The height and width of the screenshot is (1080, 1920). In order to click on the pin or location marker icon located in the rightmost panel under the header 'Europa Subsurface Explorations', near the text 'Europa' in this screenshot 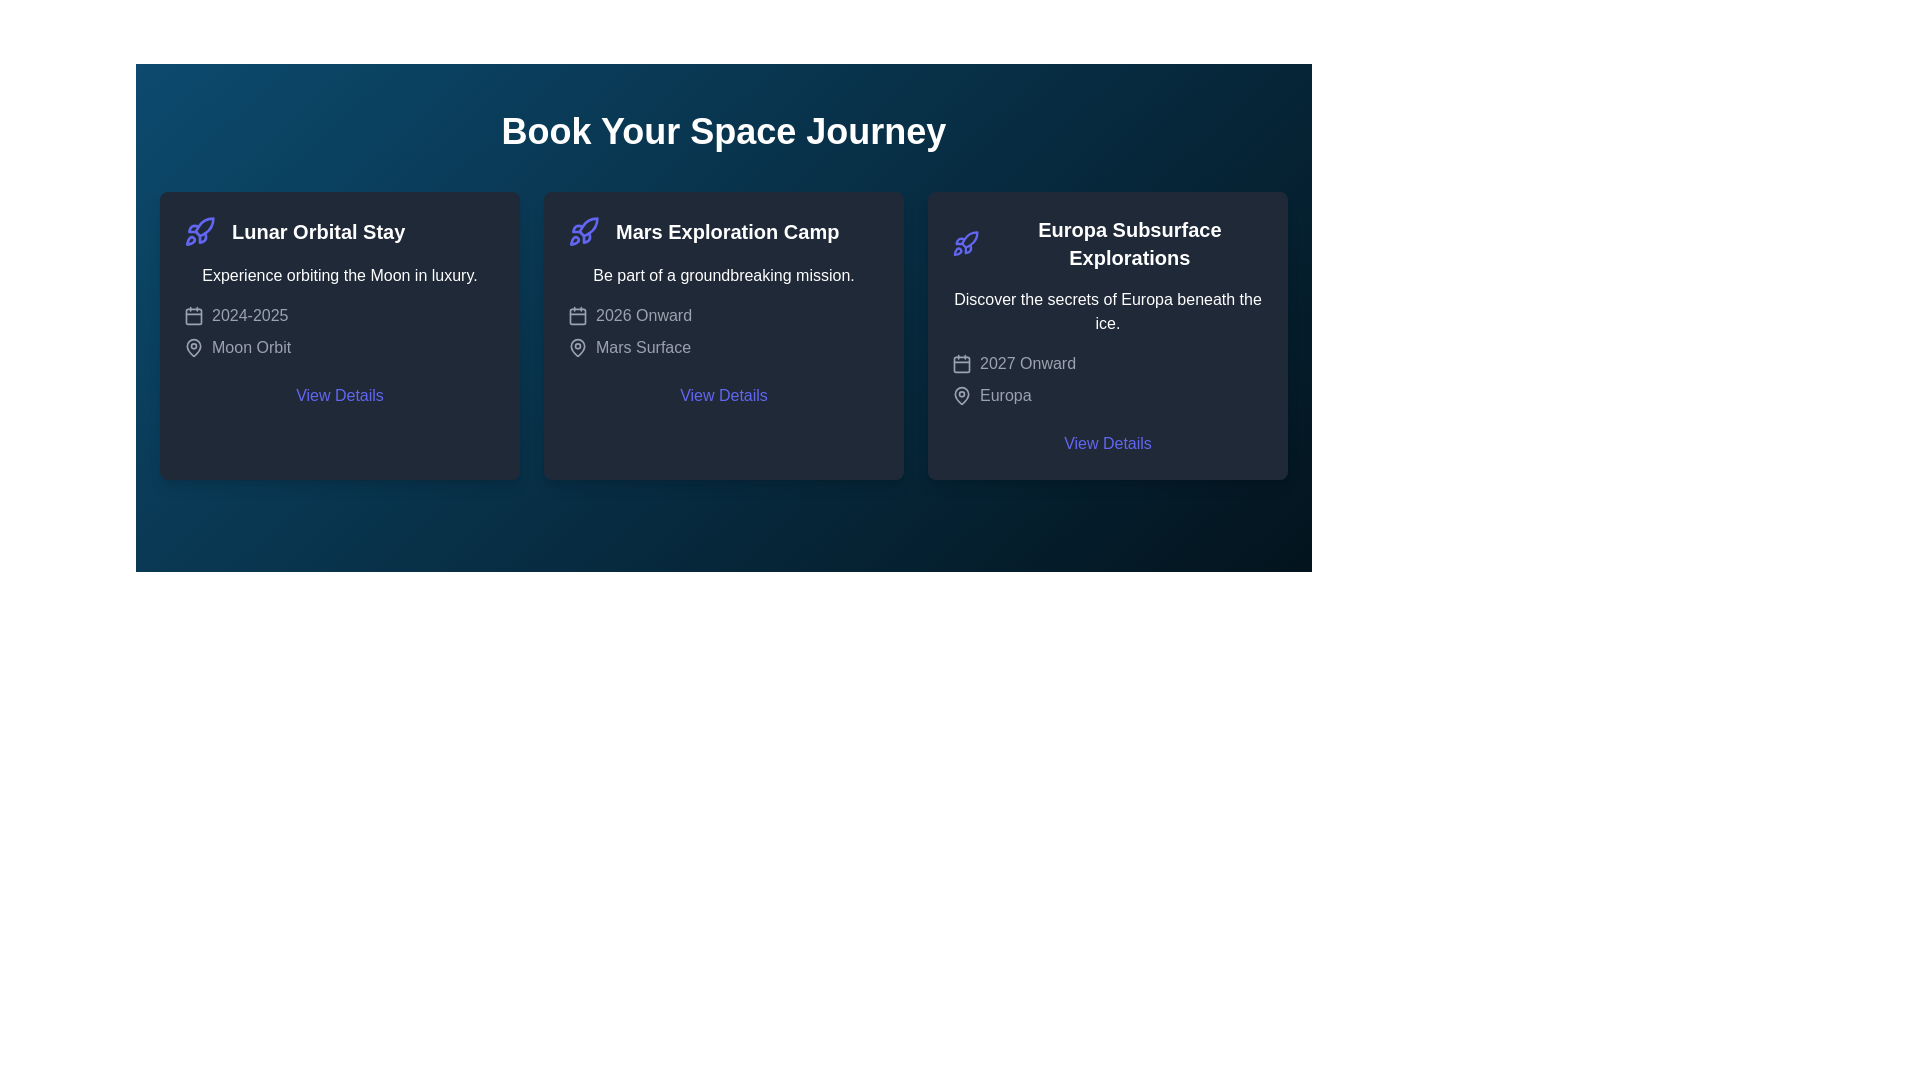, I will do `click(961, 394)`.